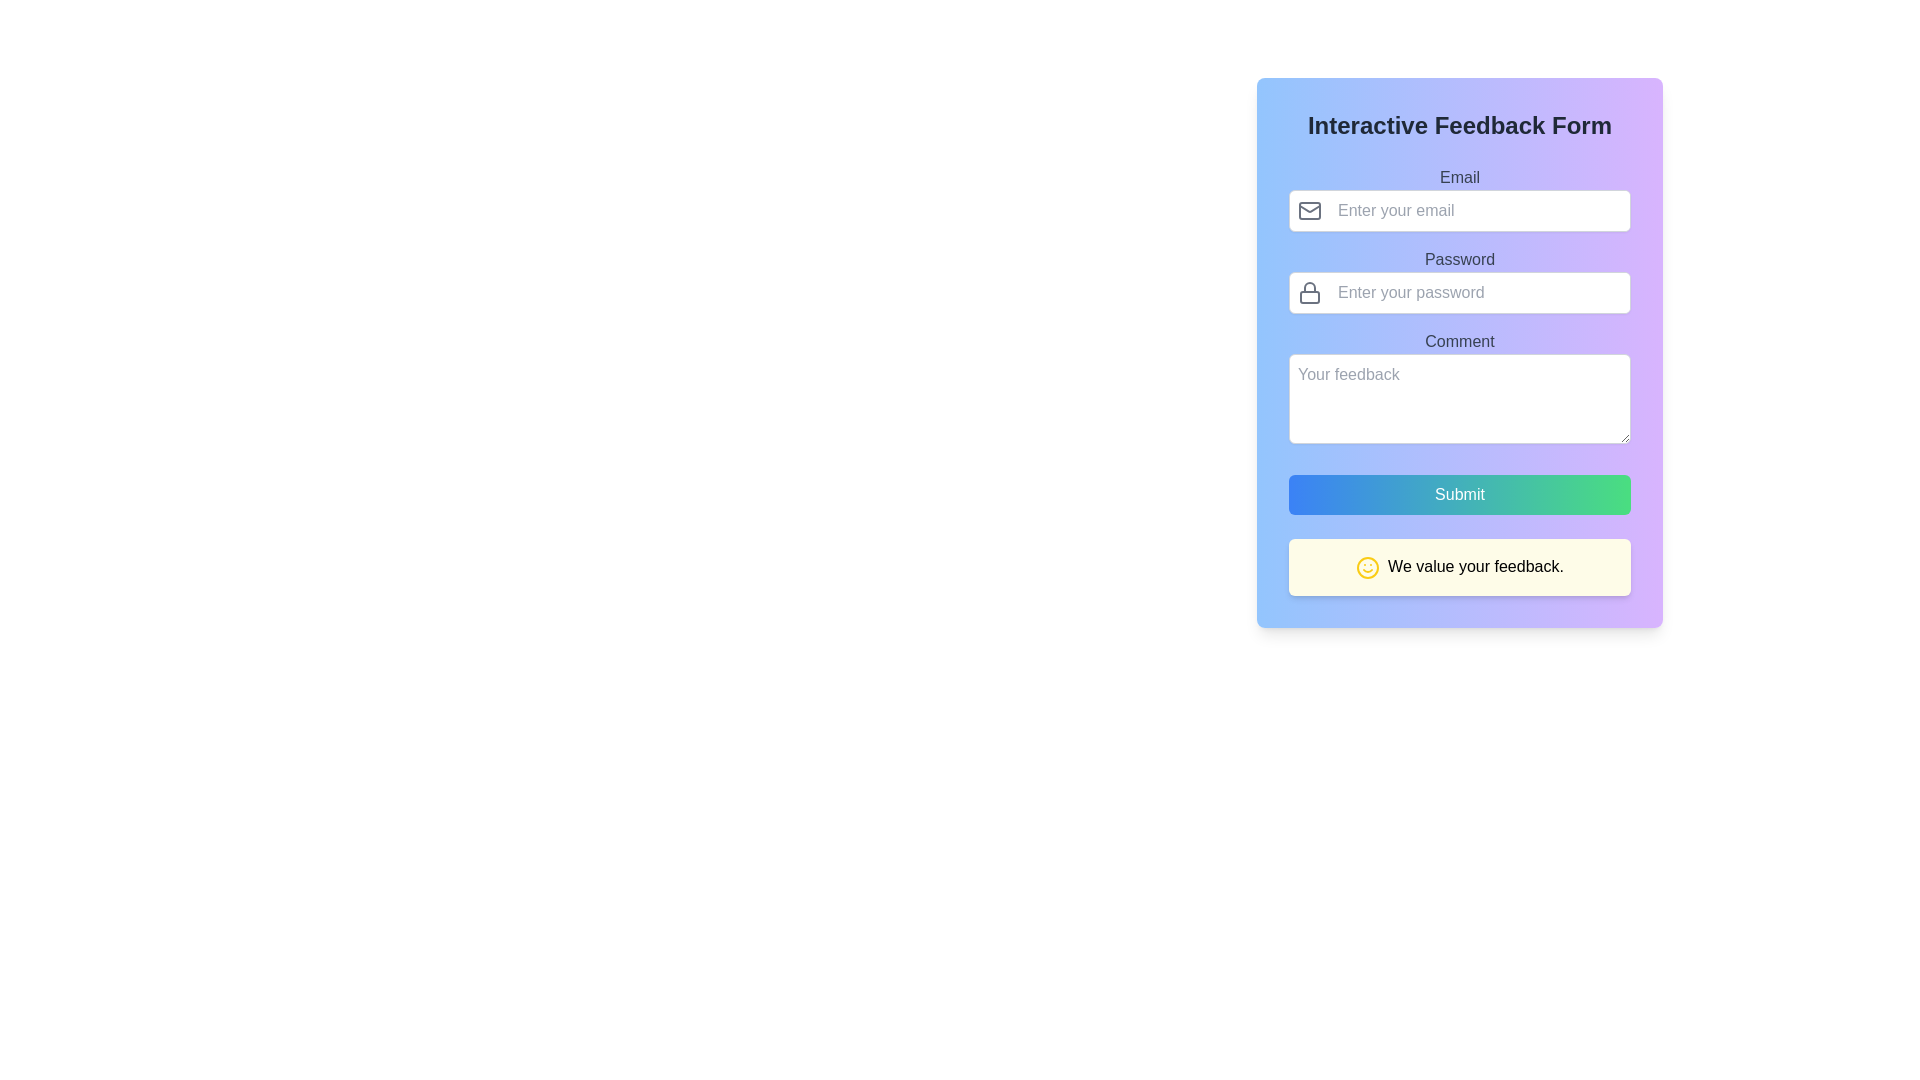 The image size is (1920, 1080). I want to click on the label text indicating the password input field, which is positioned above the password text box in the interactive feedback form, so click(1459, 258).